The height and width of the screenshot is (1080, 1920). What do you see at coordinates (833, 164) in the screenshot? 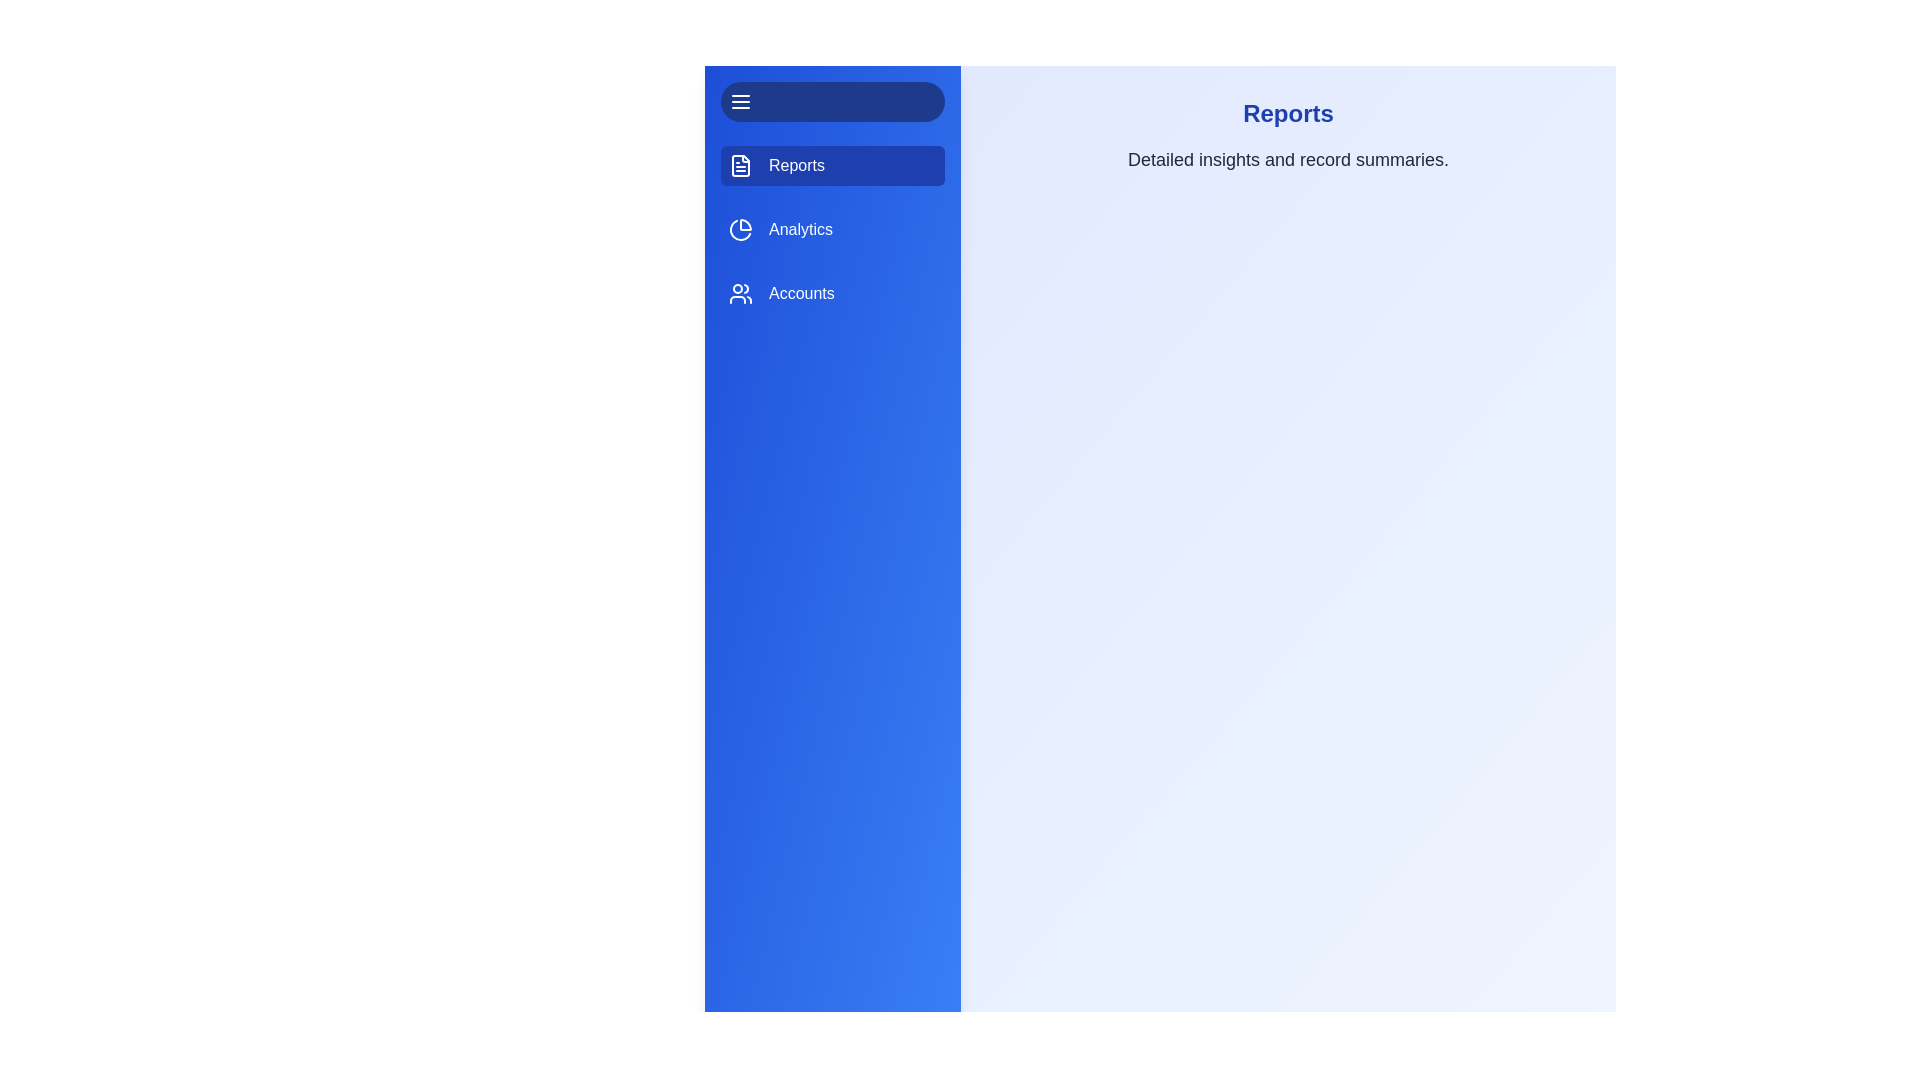
I see `the tab labeled Reports to observe visual feedback` at bounding box center [833, 164].